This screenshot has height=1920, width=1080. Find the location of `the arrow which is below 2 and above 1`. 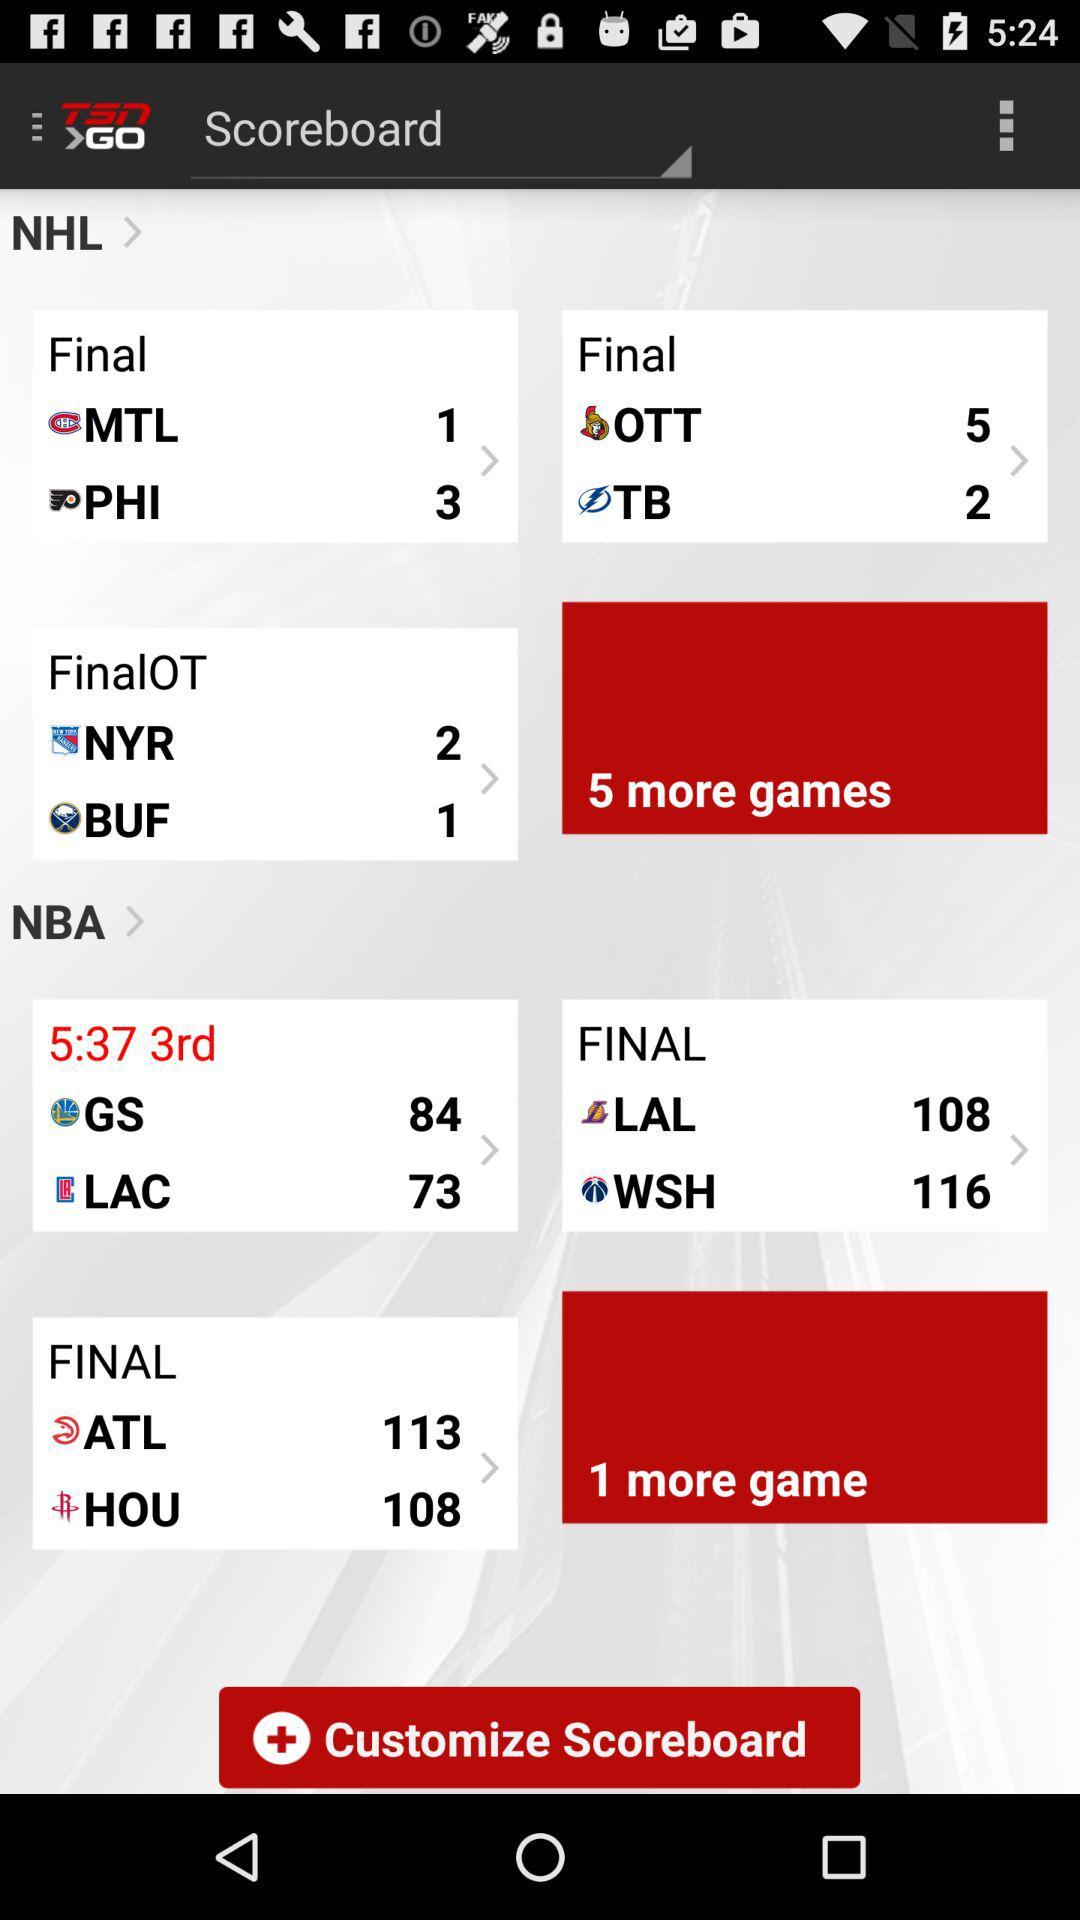

the arrow which is below 2 and above 1 is located at coordinates (486, 778).